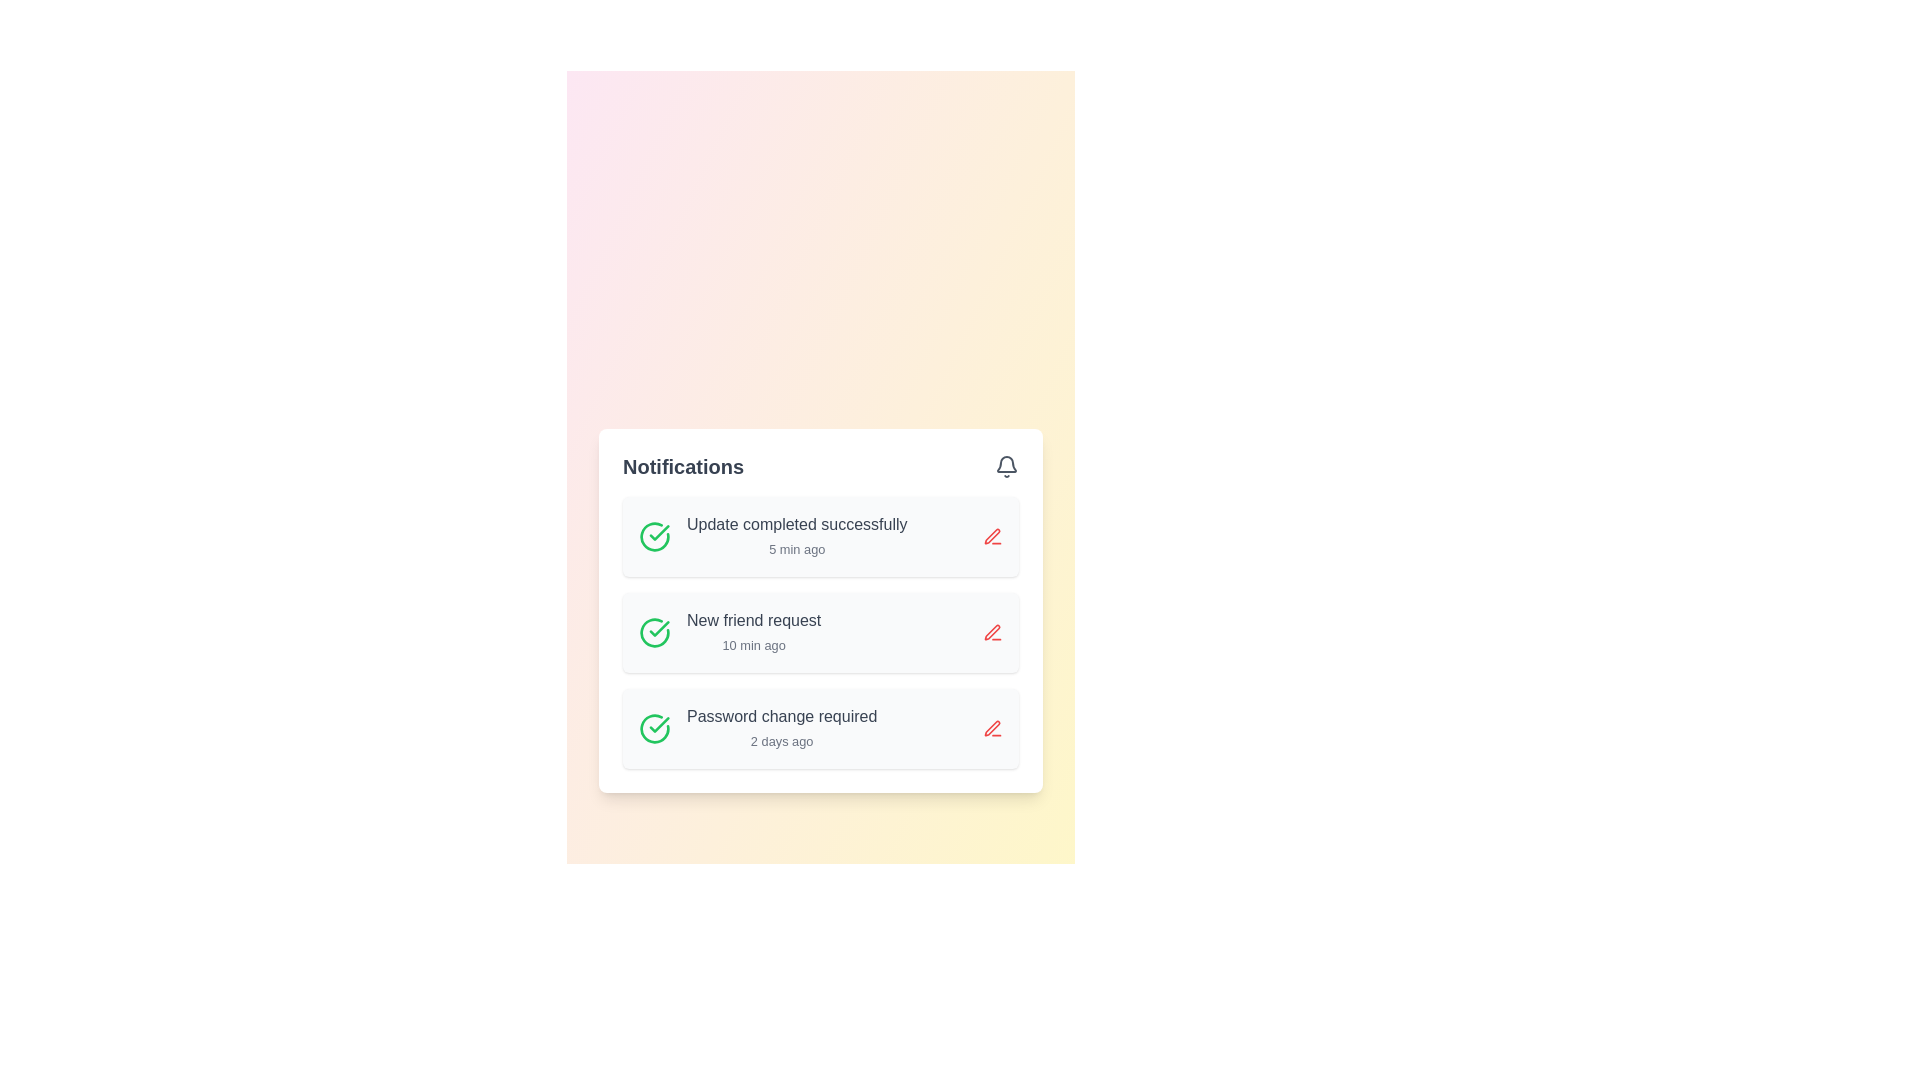  I want to click on the red pen icon-button located to the right of the 'Update completed successfully' notification, so click(993, 535).